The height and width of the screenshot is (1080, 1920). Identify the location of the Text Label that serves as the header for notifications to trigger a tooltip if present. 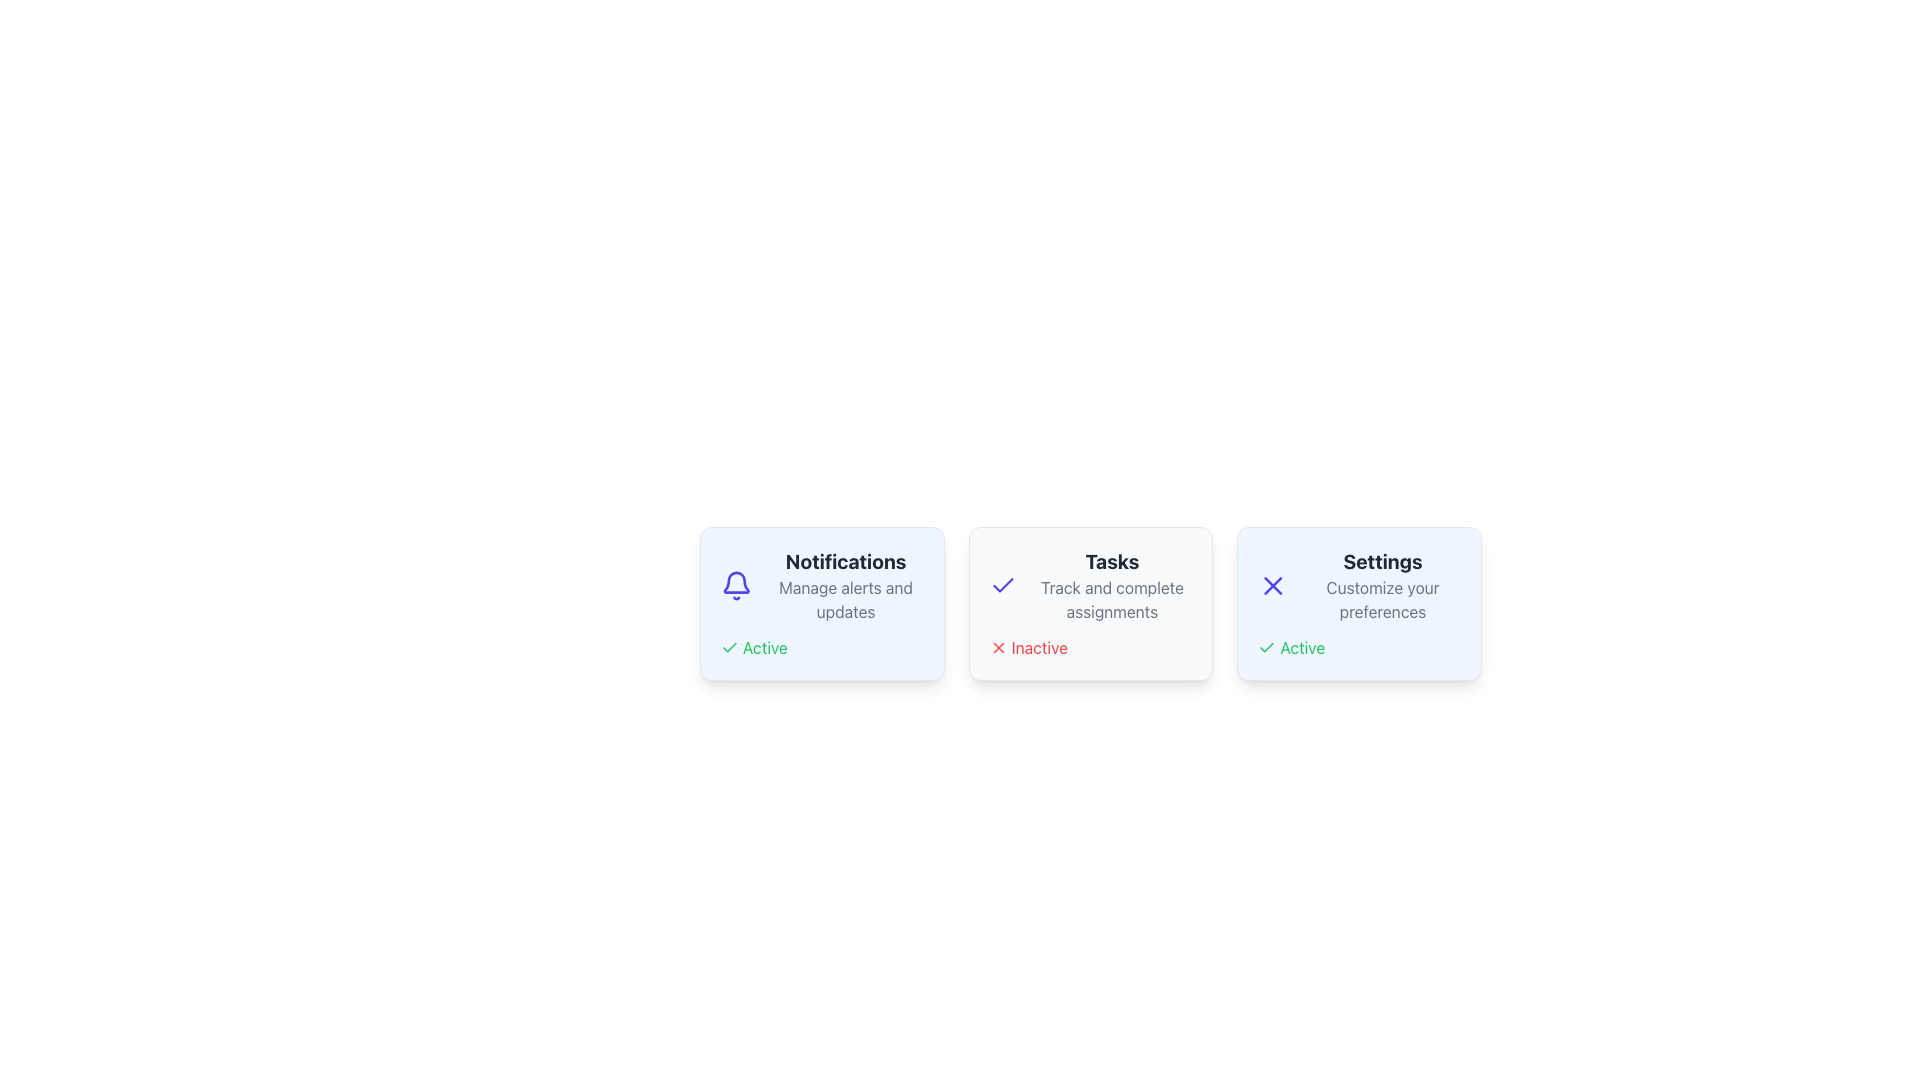
(846, 562).